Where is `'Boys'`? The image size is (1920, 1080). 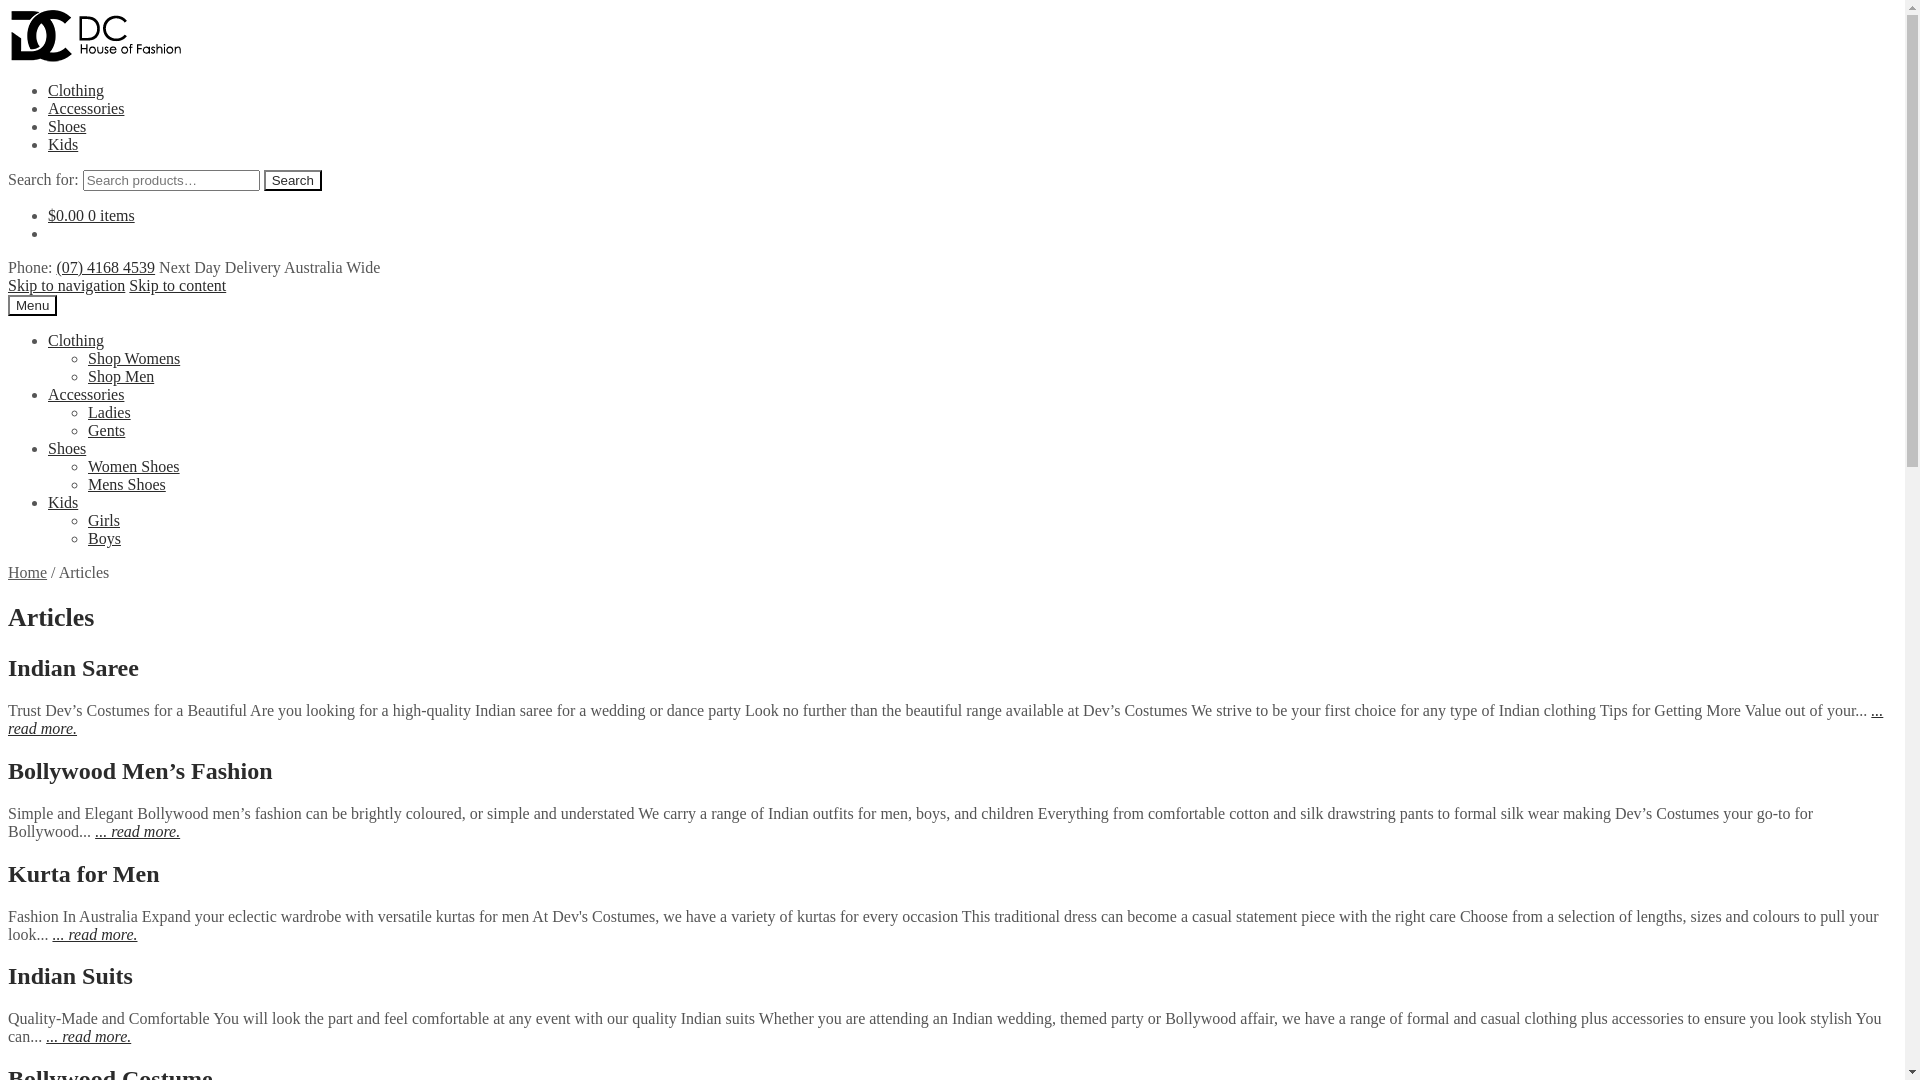 'Boys' is located at coordinates (103, 537).